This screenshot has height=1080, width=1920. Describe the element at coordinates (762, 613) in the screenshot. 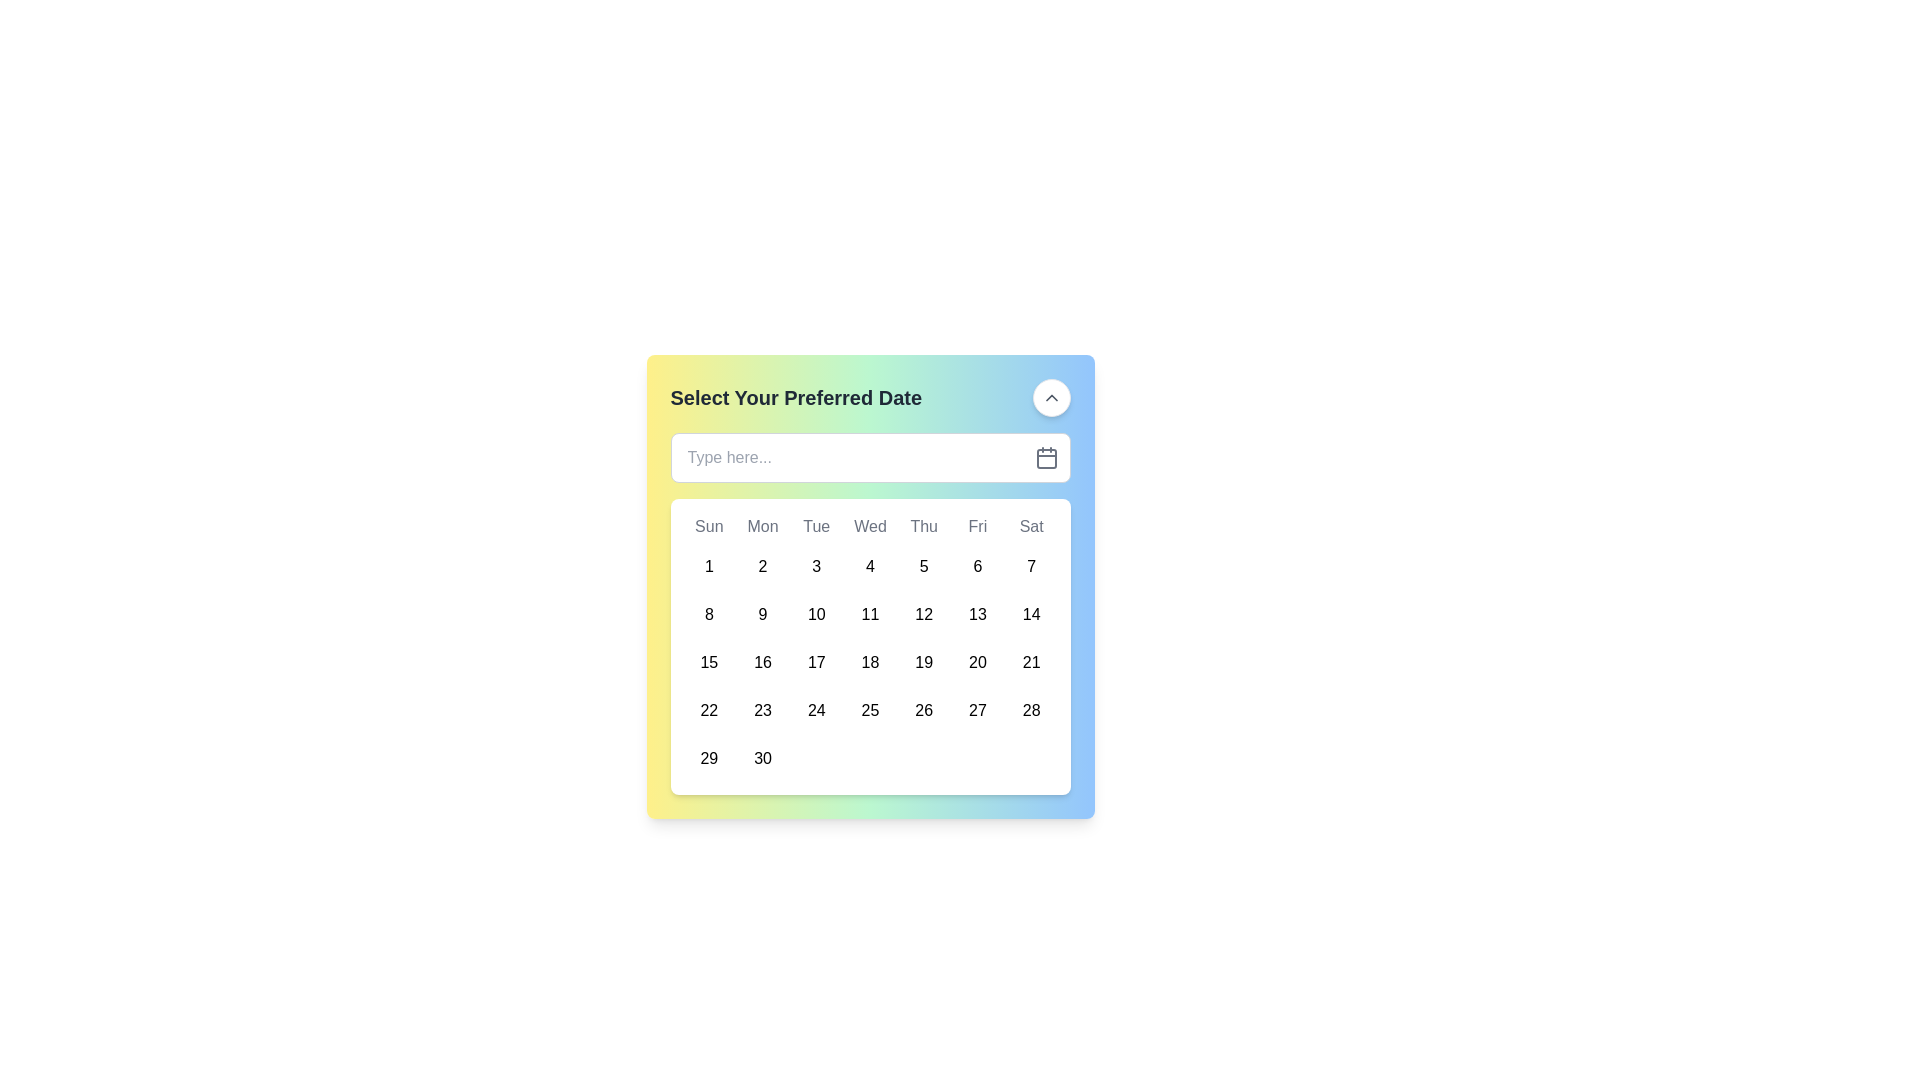

I see `the circular button displaying the number '9' in the calendar grid under 'Select Your Preferred Date'` at that location.